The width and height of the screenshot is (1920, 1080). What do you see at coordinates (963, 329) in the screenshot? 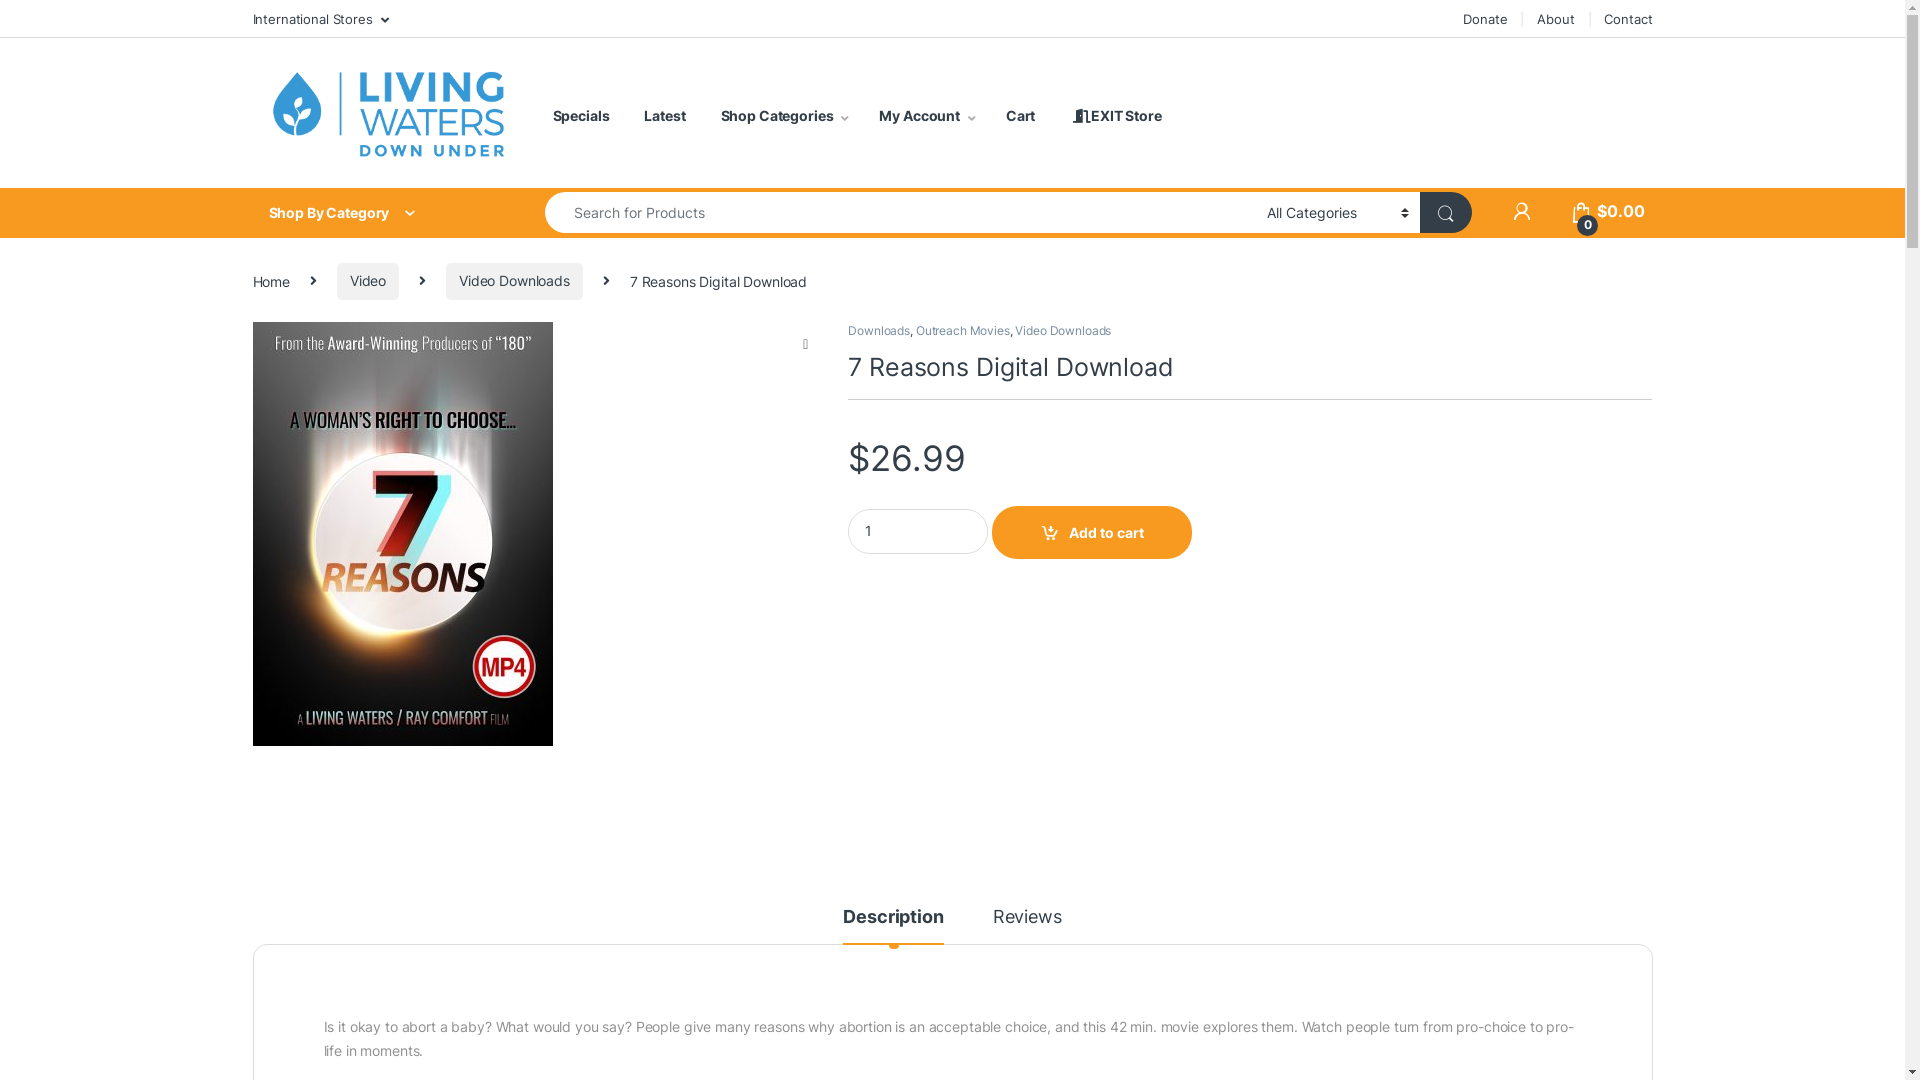
I see `'Outreach Movies'` at bounding box center [963, 329].